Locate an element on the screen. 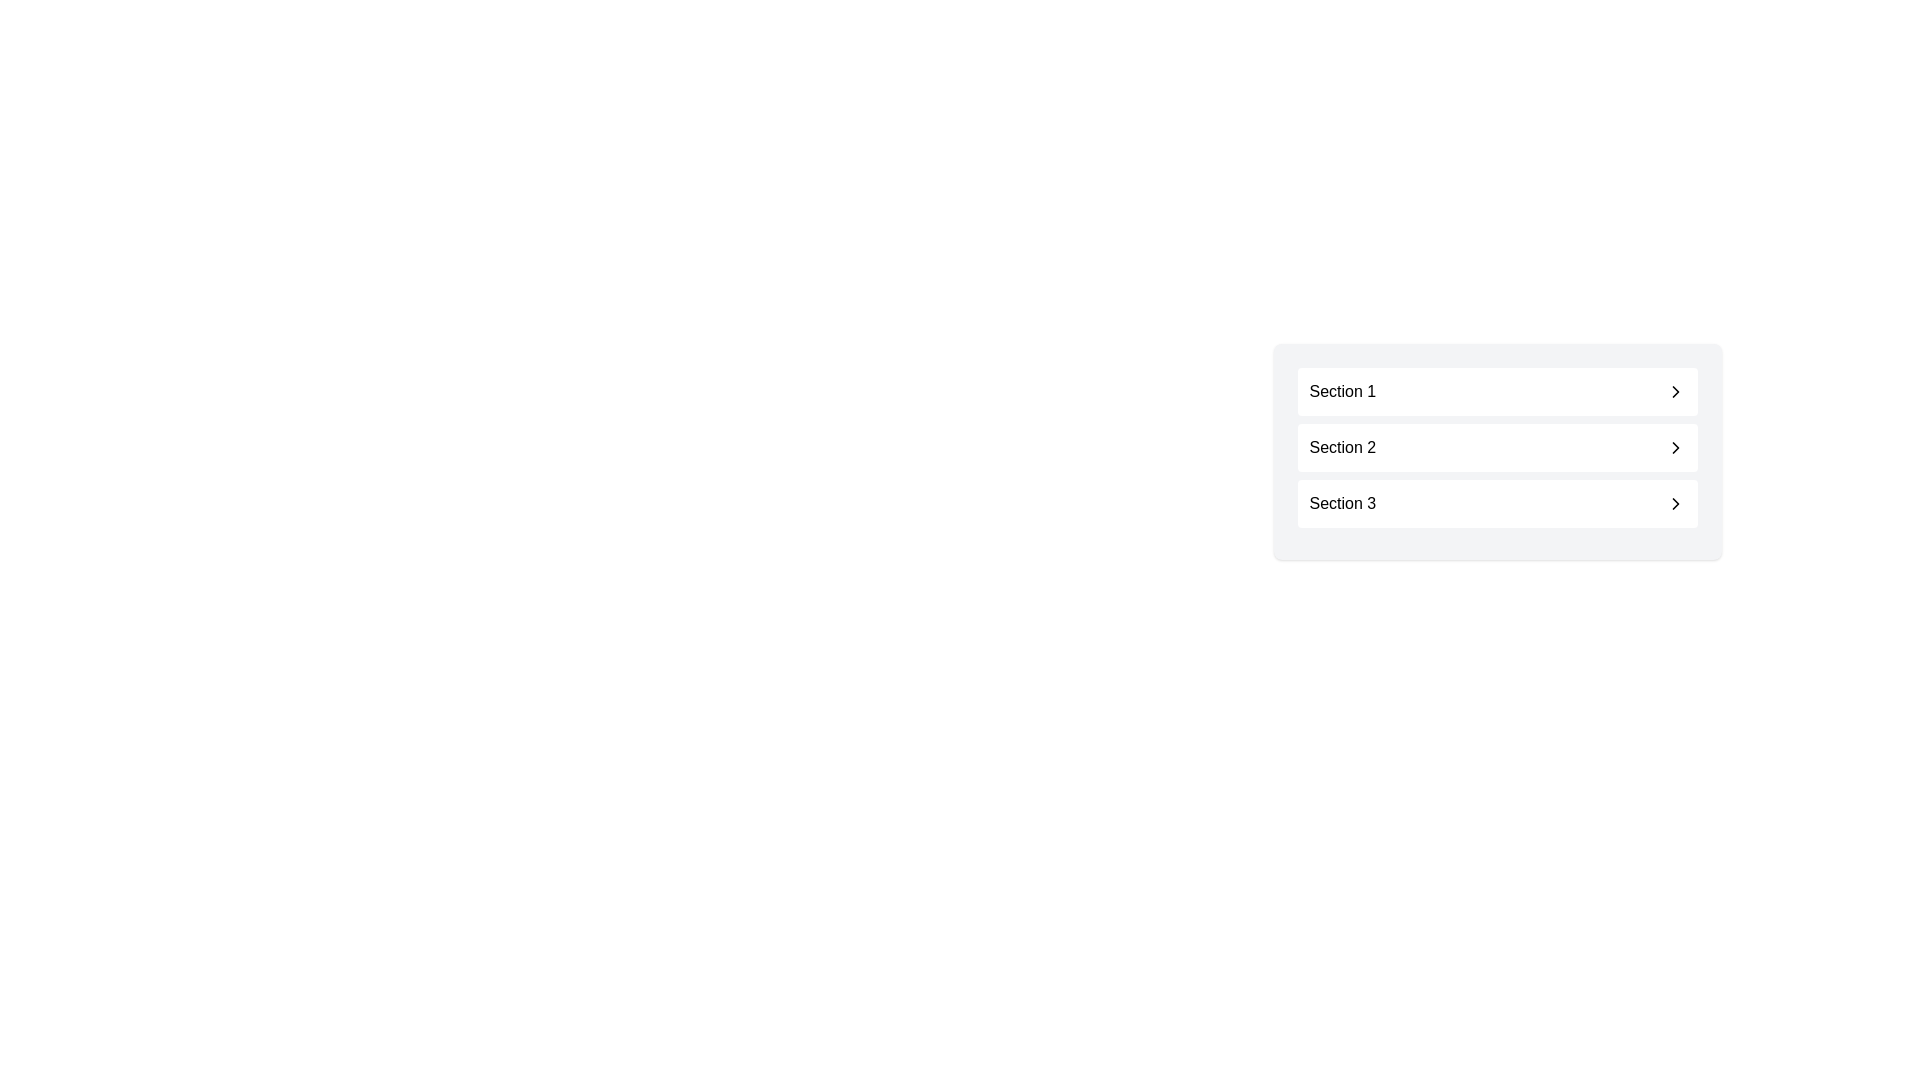  the rightward-pointing chevron icon located to the right of the text 'Section 3' in the list of sections is located at coordinates (1675, 503).